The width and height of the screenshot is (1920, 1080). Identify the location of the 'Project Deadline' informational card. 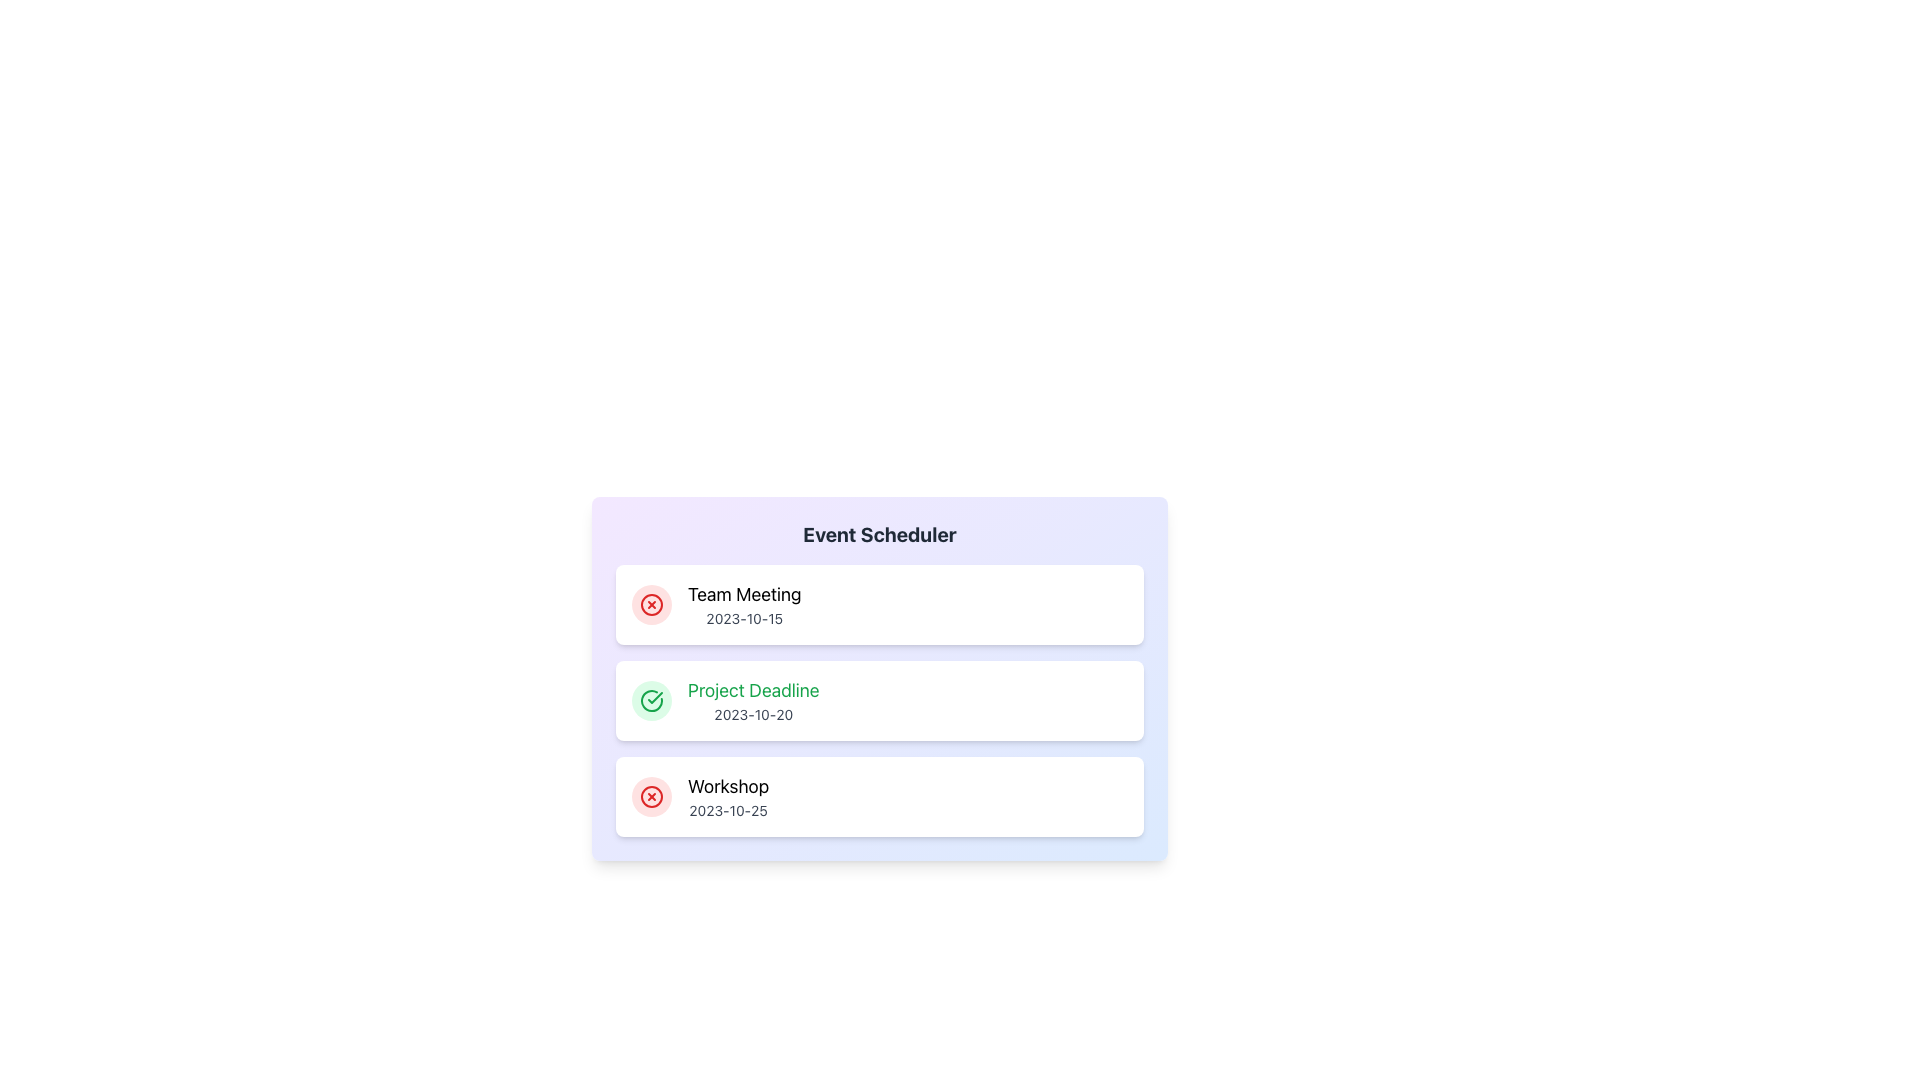
(879, 700).